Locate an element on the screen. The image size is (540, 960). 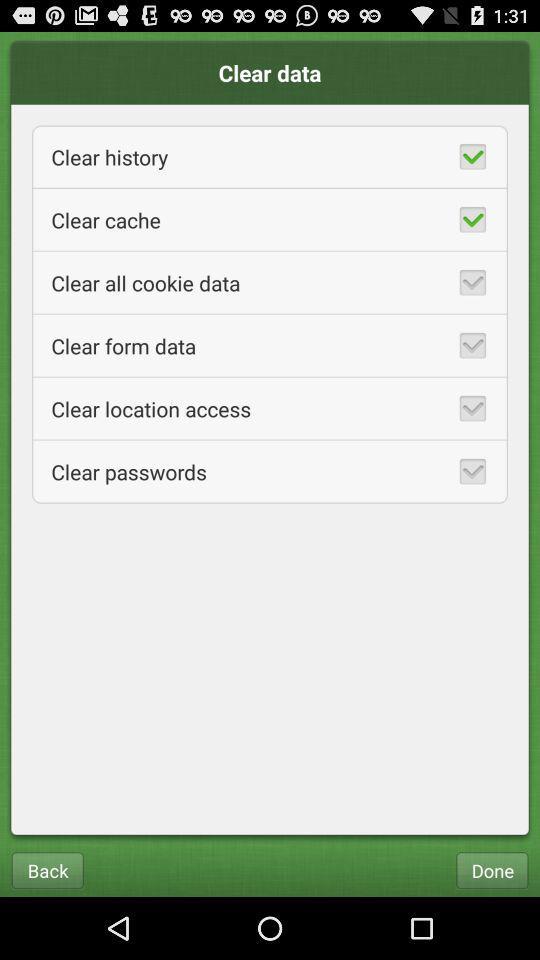
the done item is located at coordinates (491, 869).